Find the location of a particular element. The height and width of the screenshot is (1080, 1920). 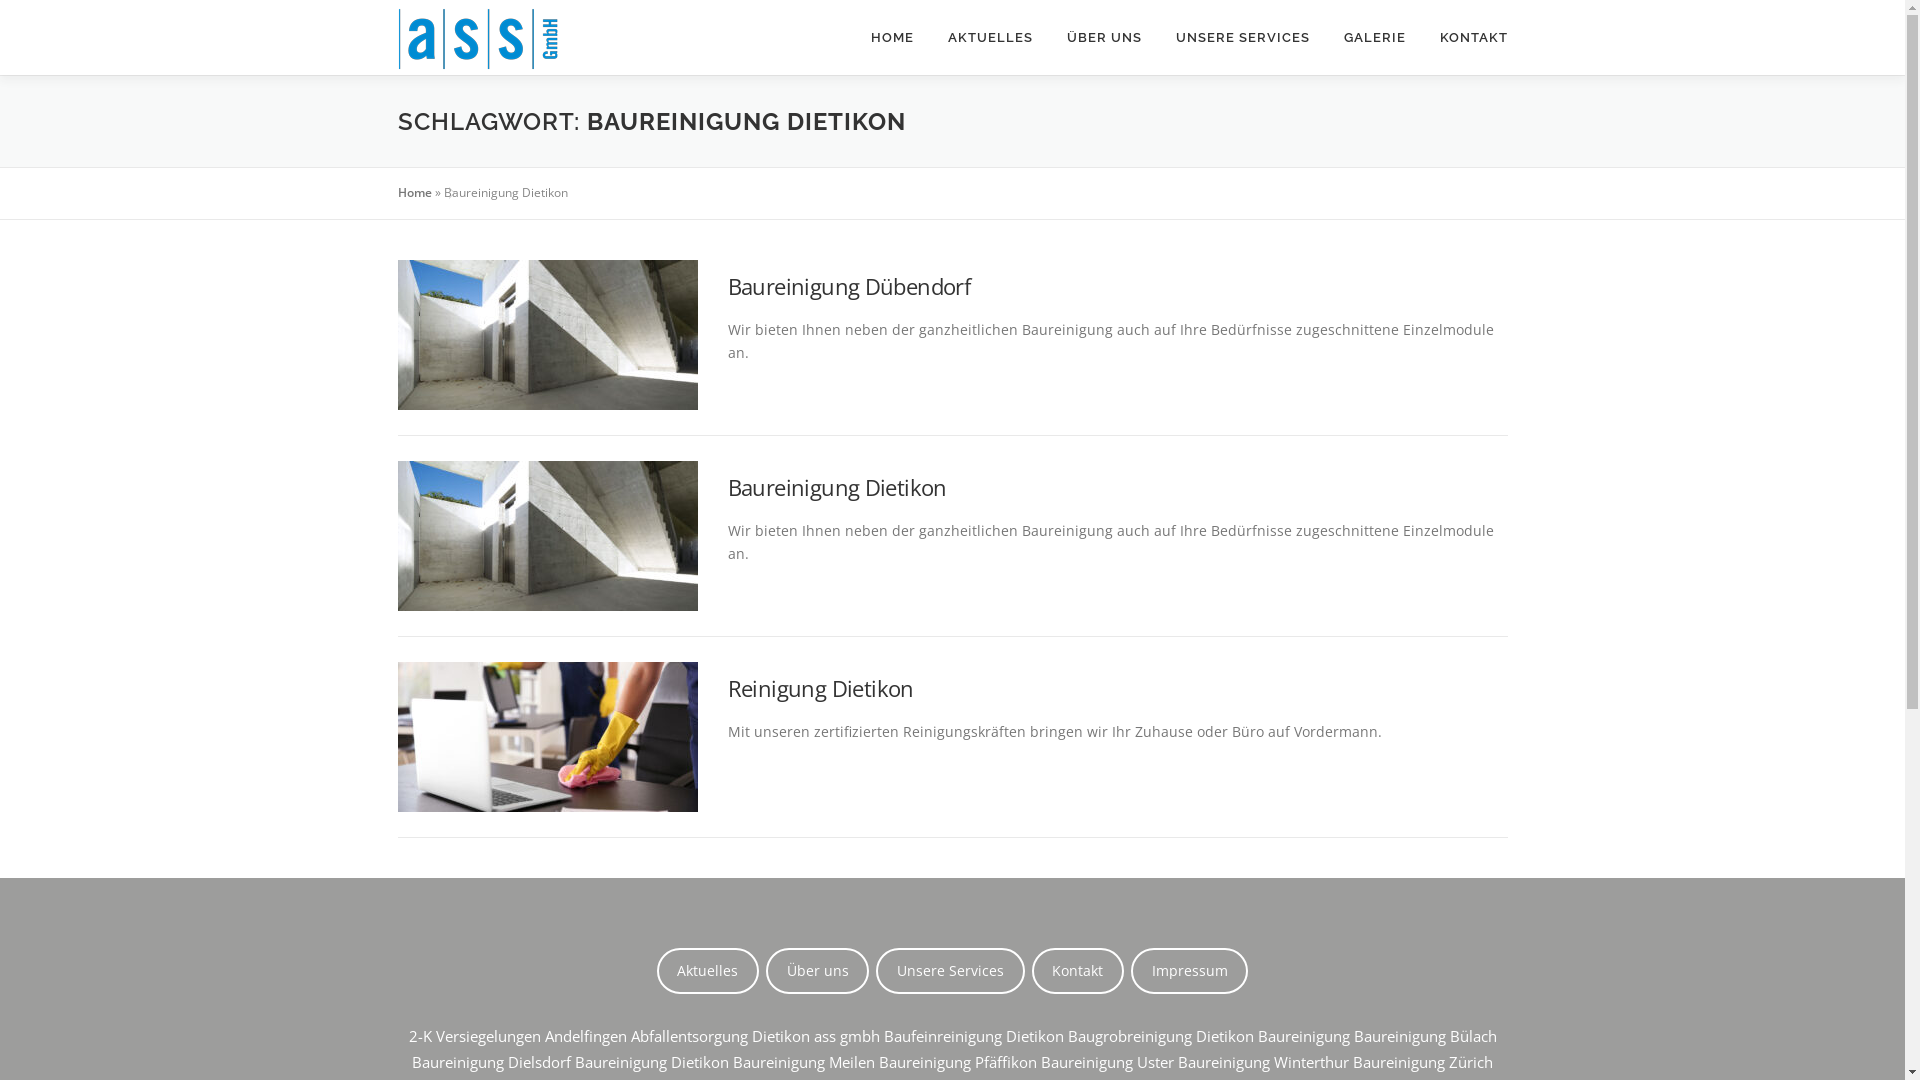

'Home' is located at coordinates (398, 192).